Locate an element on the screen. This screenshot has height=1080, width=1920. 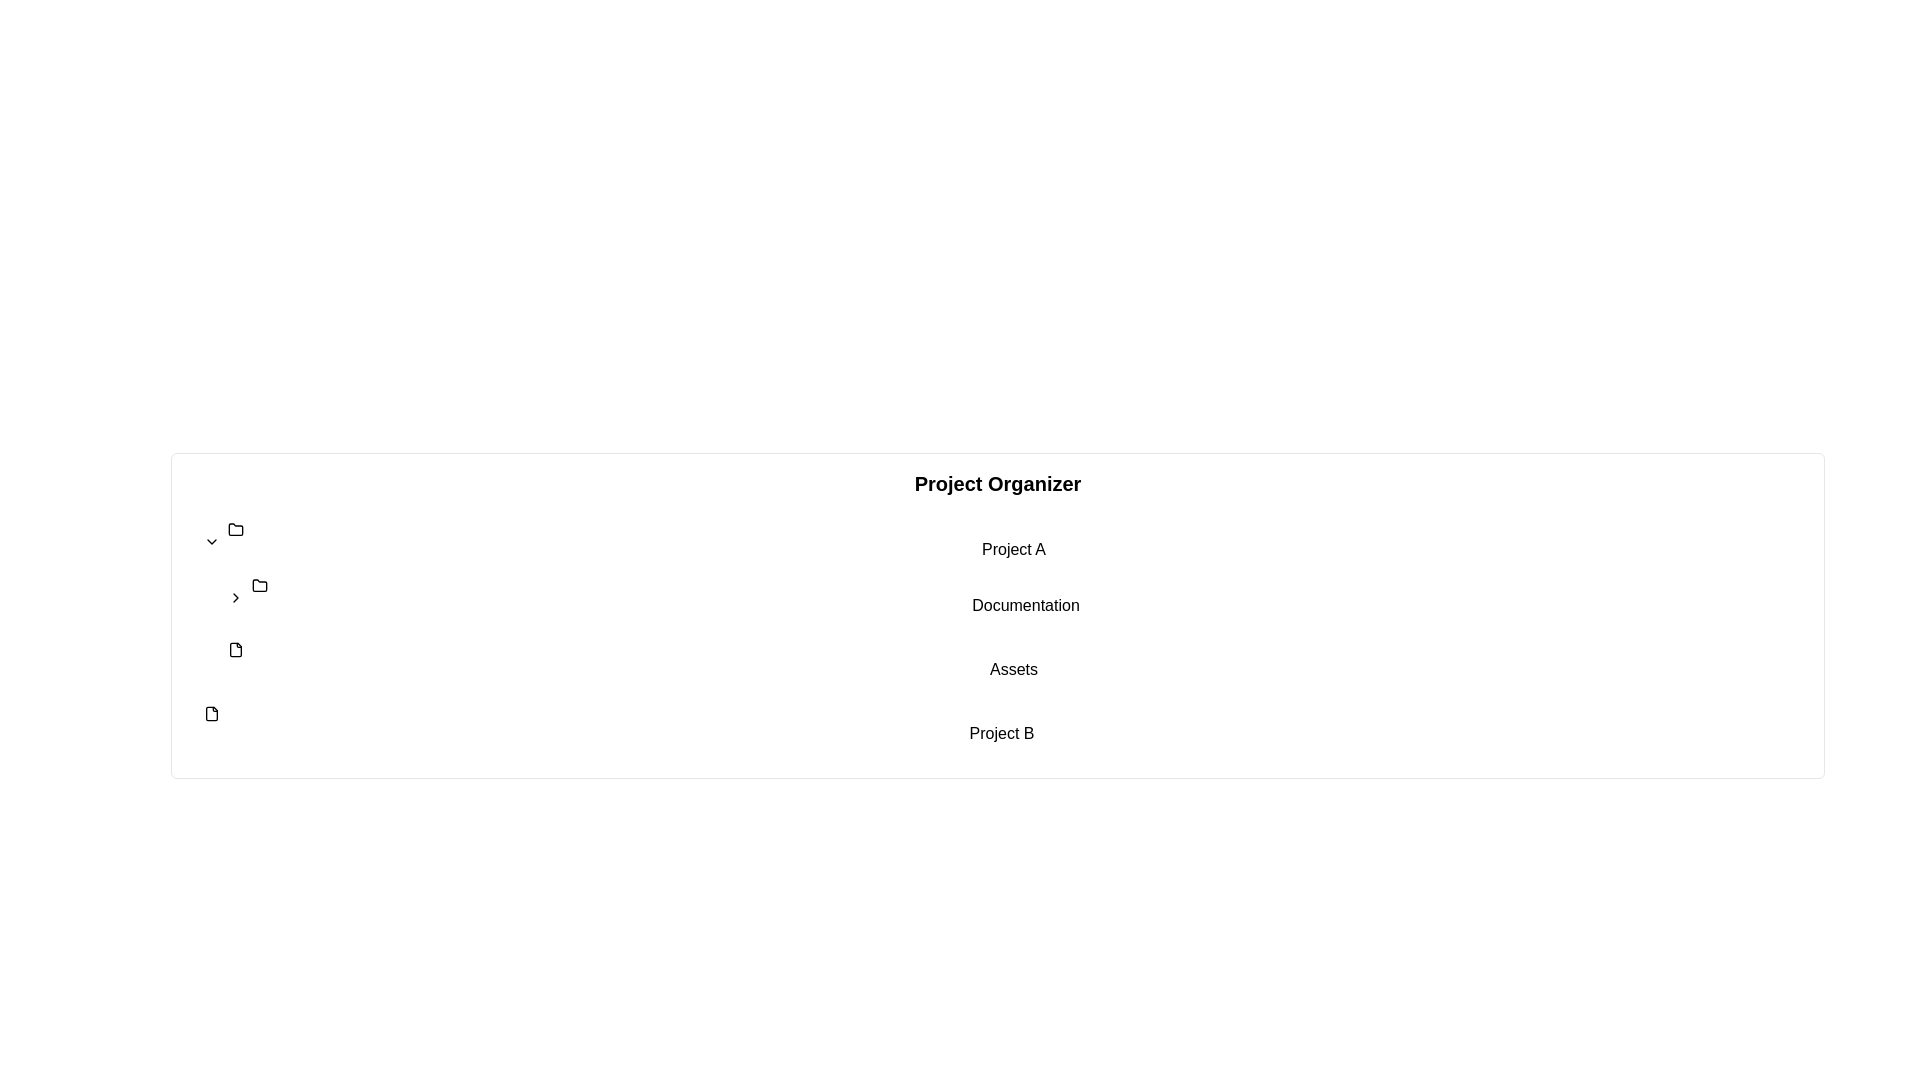
the Dropdown indicator icon associated with 'Project A' is located at coordinates (211, 542).